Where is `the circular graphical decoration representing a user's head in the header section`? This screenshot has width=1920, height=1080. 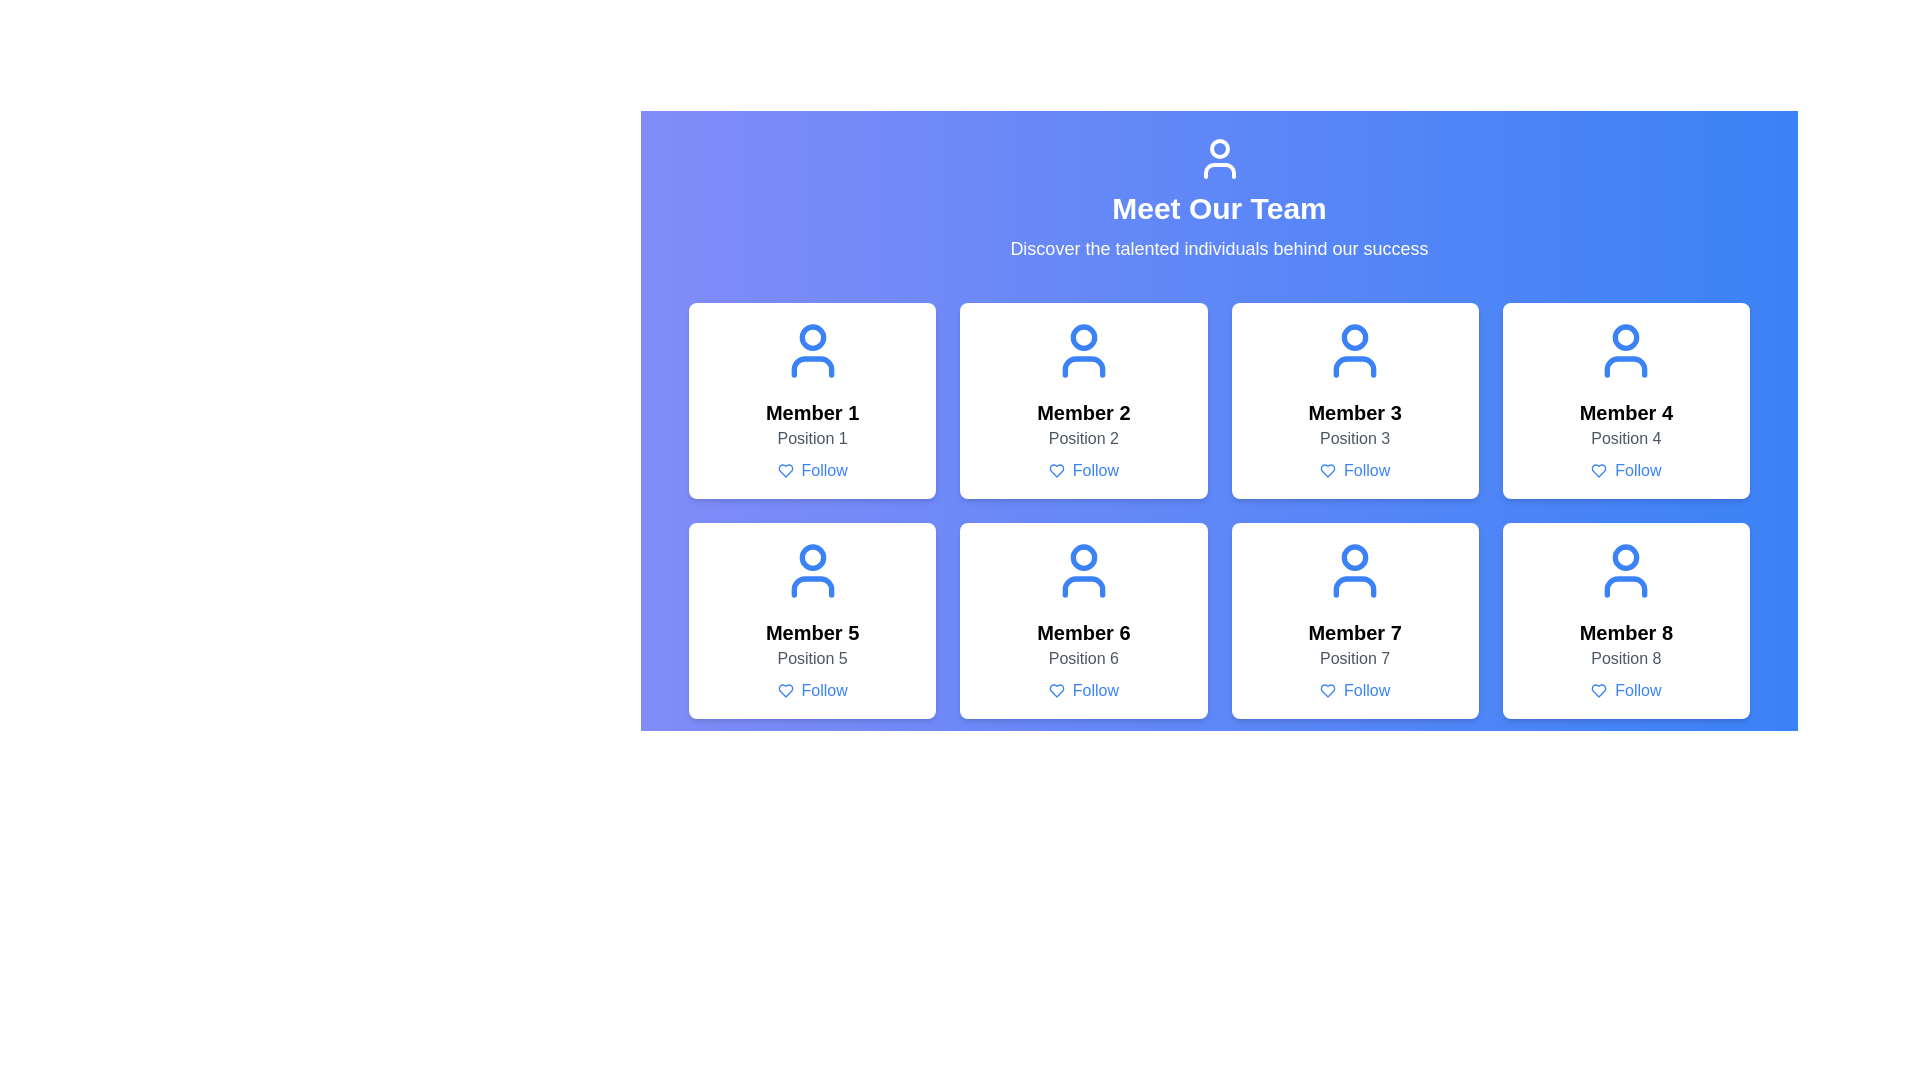 the circular graphical decoration representing a user's head in the header section is located at coordinates (1218, 148).